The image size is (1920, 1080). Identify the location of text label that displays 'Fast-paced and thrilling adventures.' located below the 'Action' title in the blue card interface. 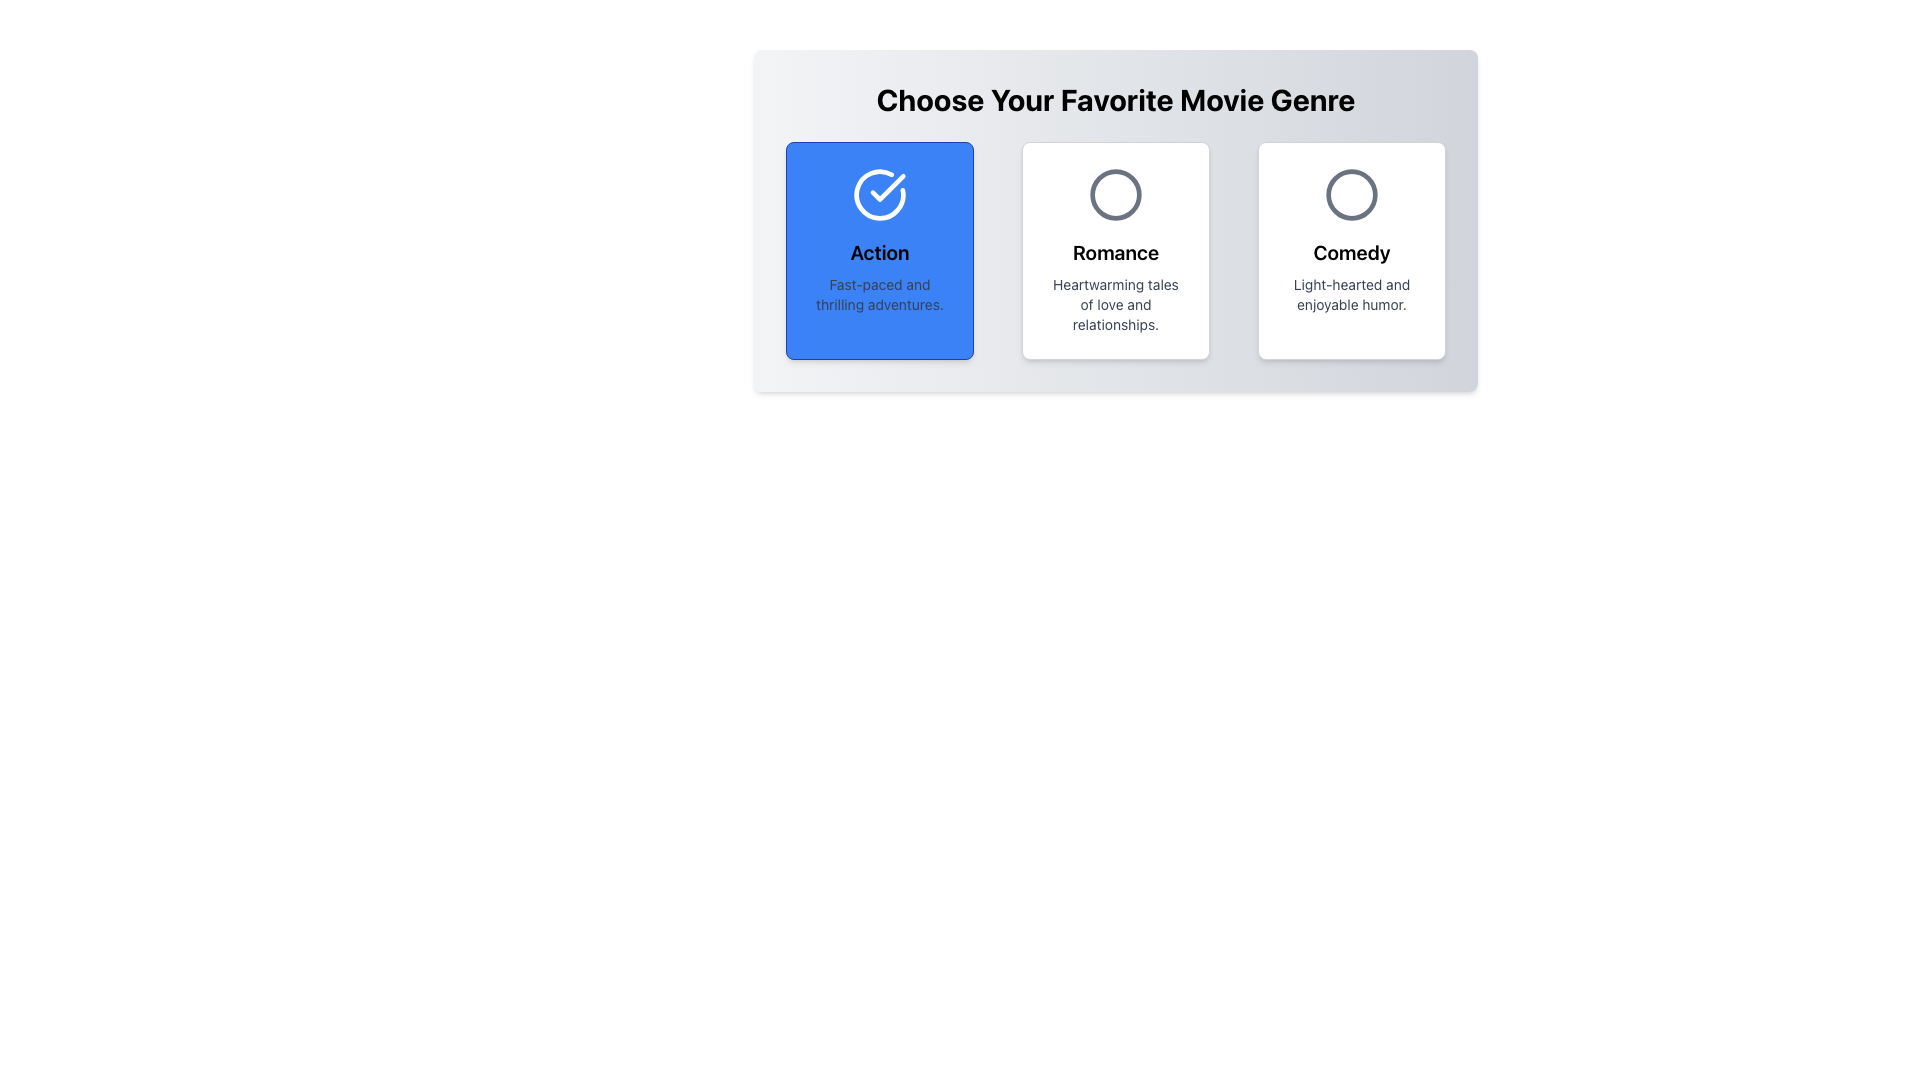
(879, 294).